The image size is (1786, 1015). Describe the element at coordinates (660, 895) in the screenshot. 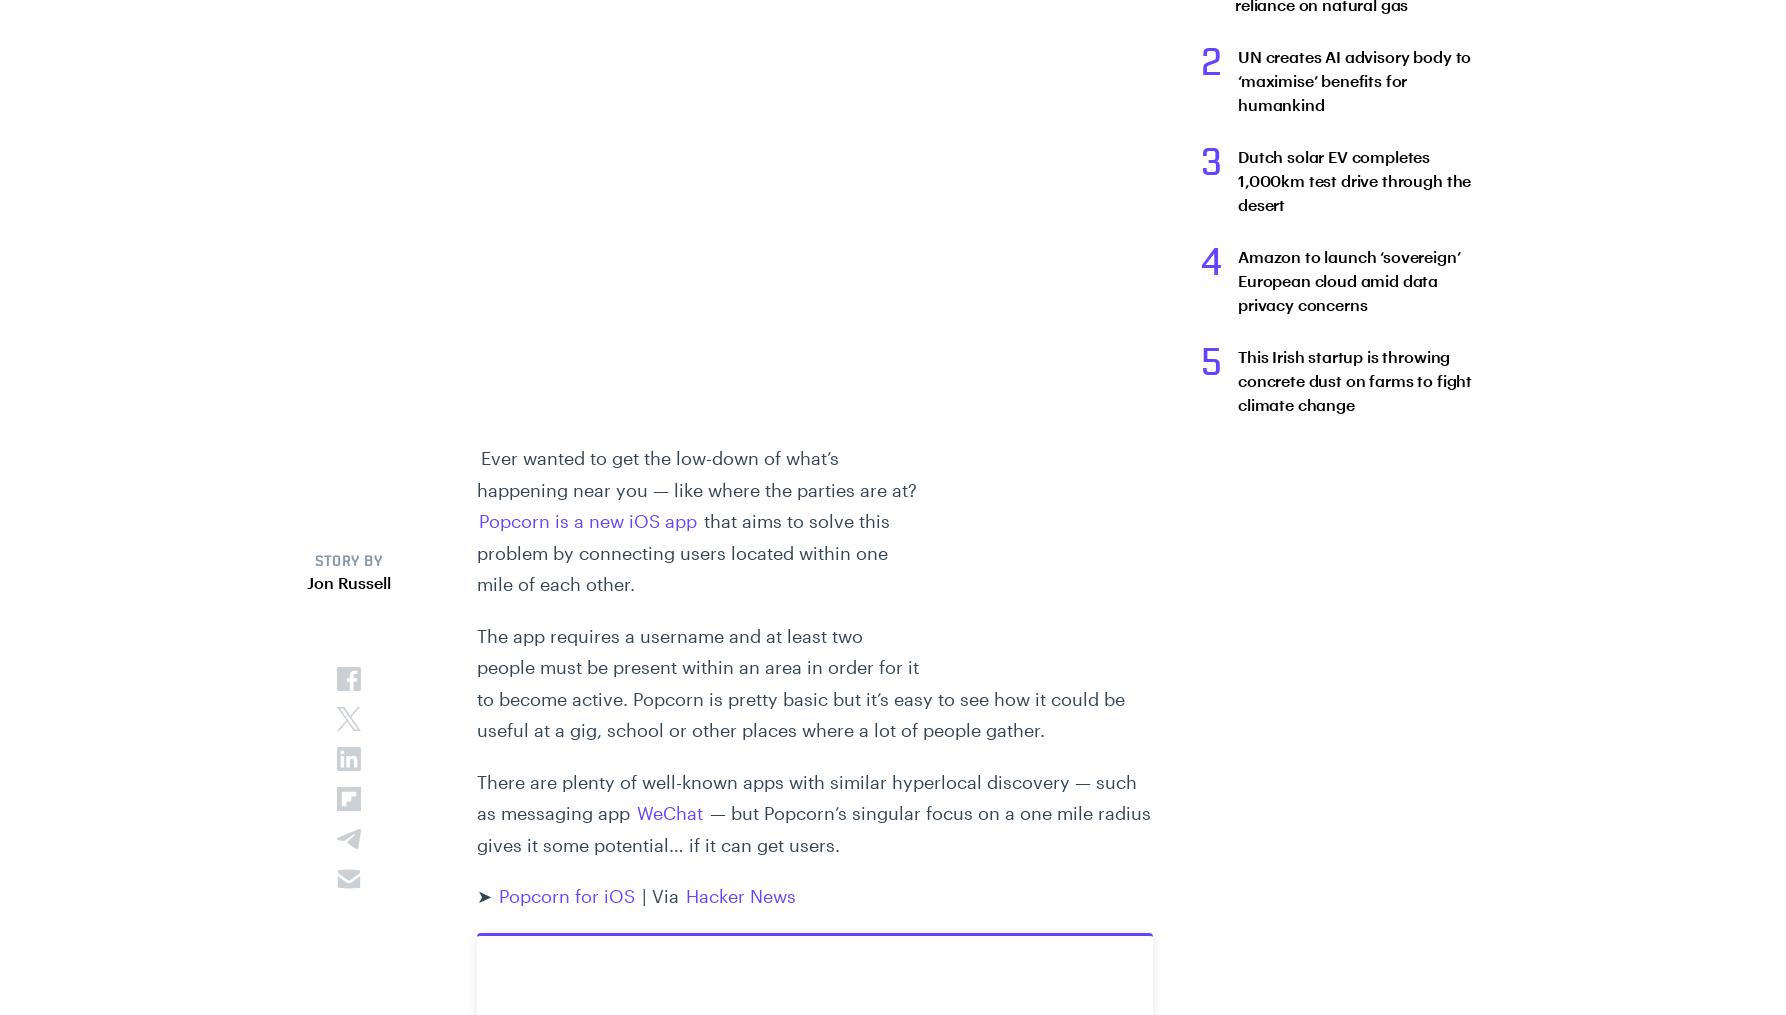

I see `'| Via'` at that location.